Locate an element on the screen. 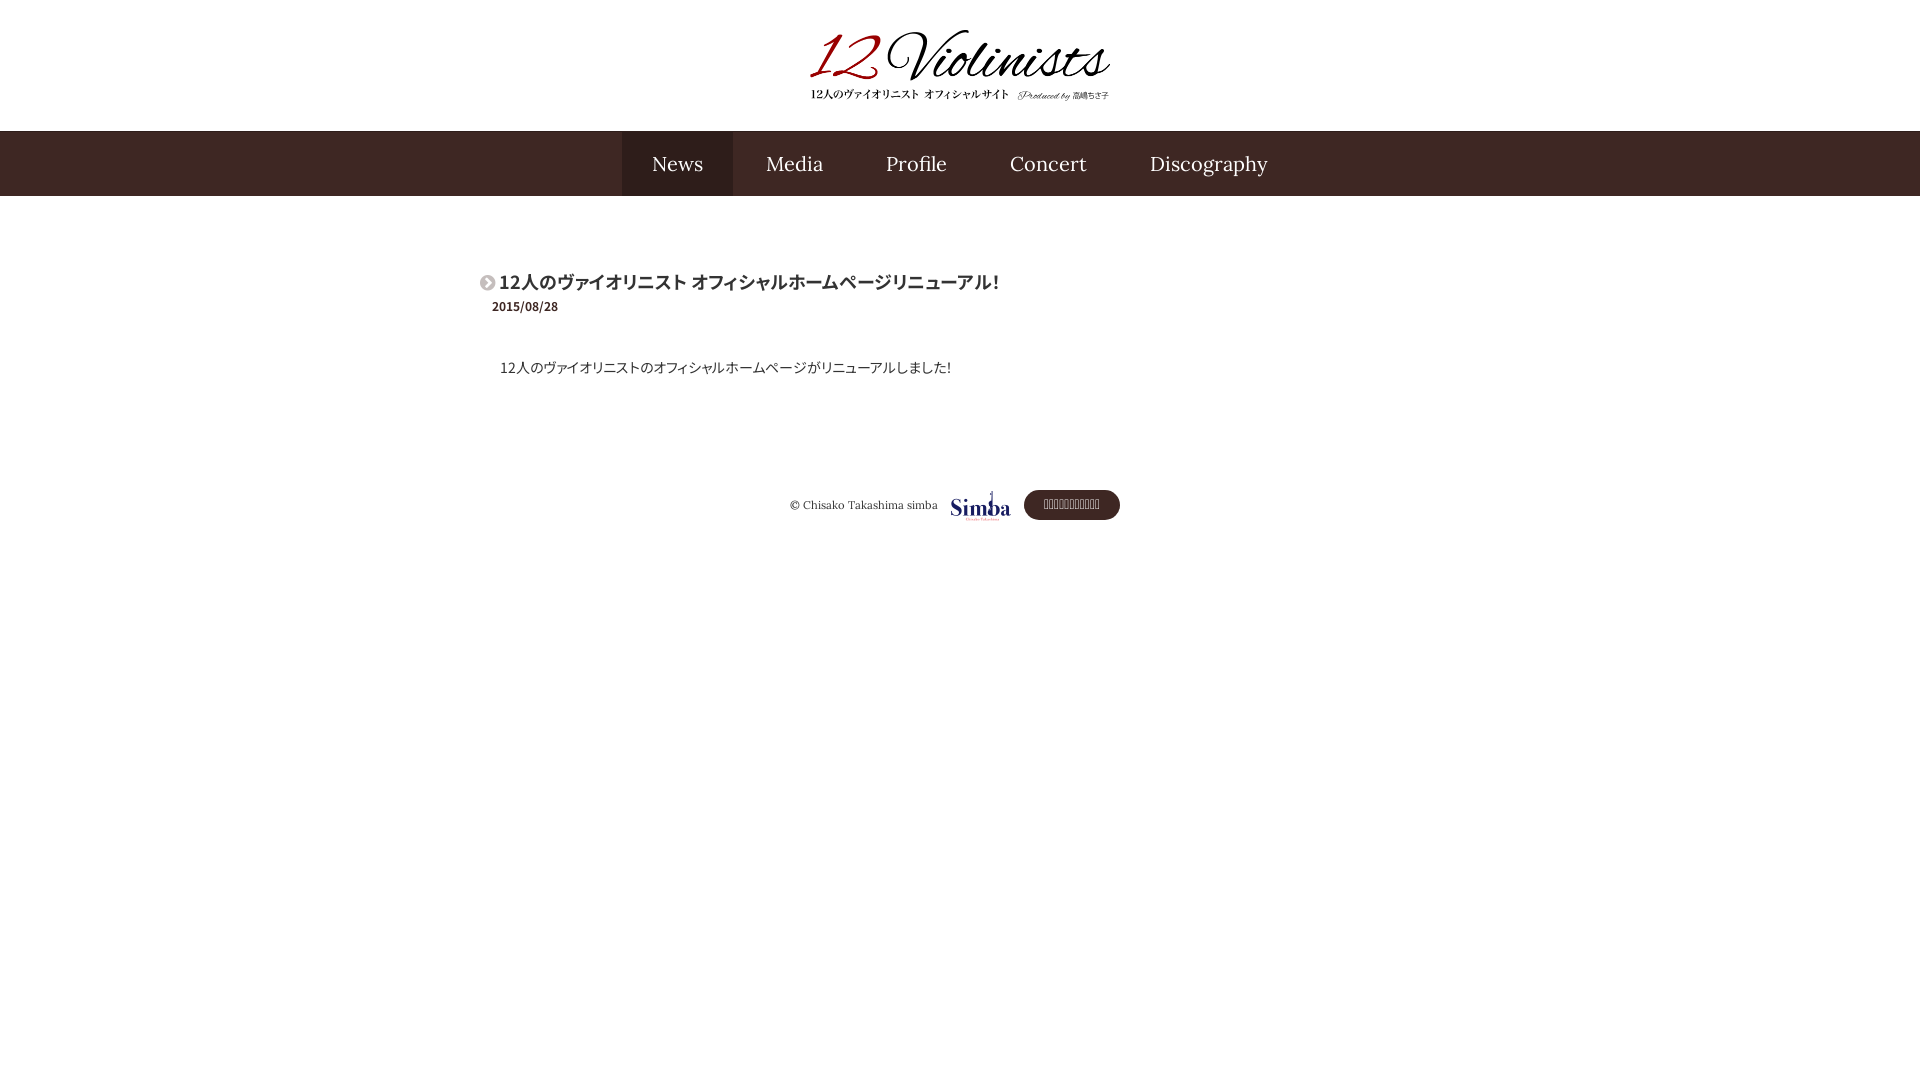 This screenshot has width=1920, height=1080. 'News' is located at coordinates (677, 163).